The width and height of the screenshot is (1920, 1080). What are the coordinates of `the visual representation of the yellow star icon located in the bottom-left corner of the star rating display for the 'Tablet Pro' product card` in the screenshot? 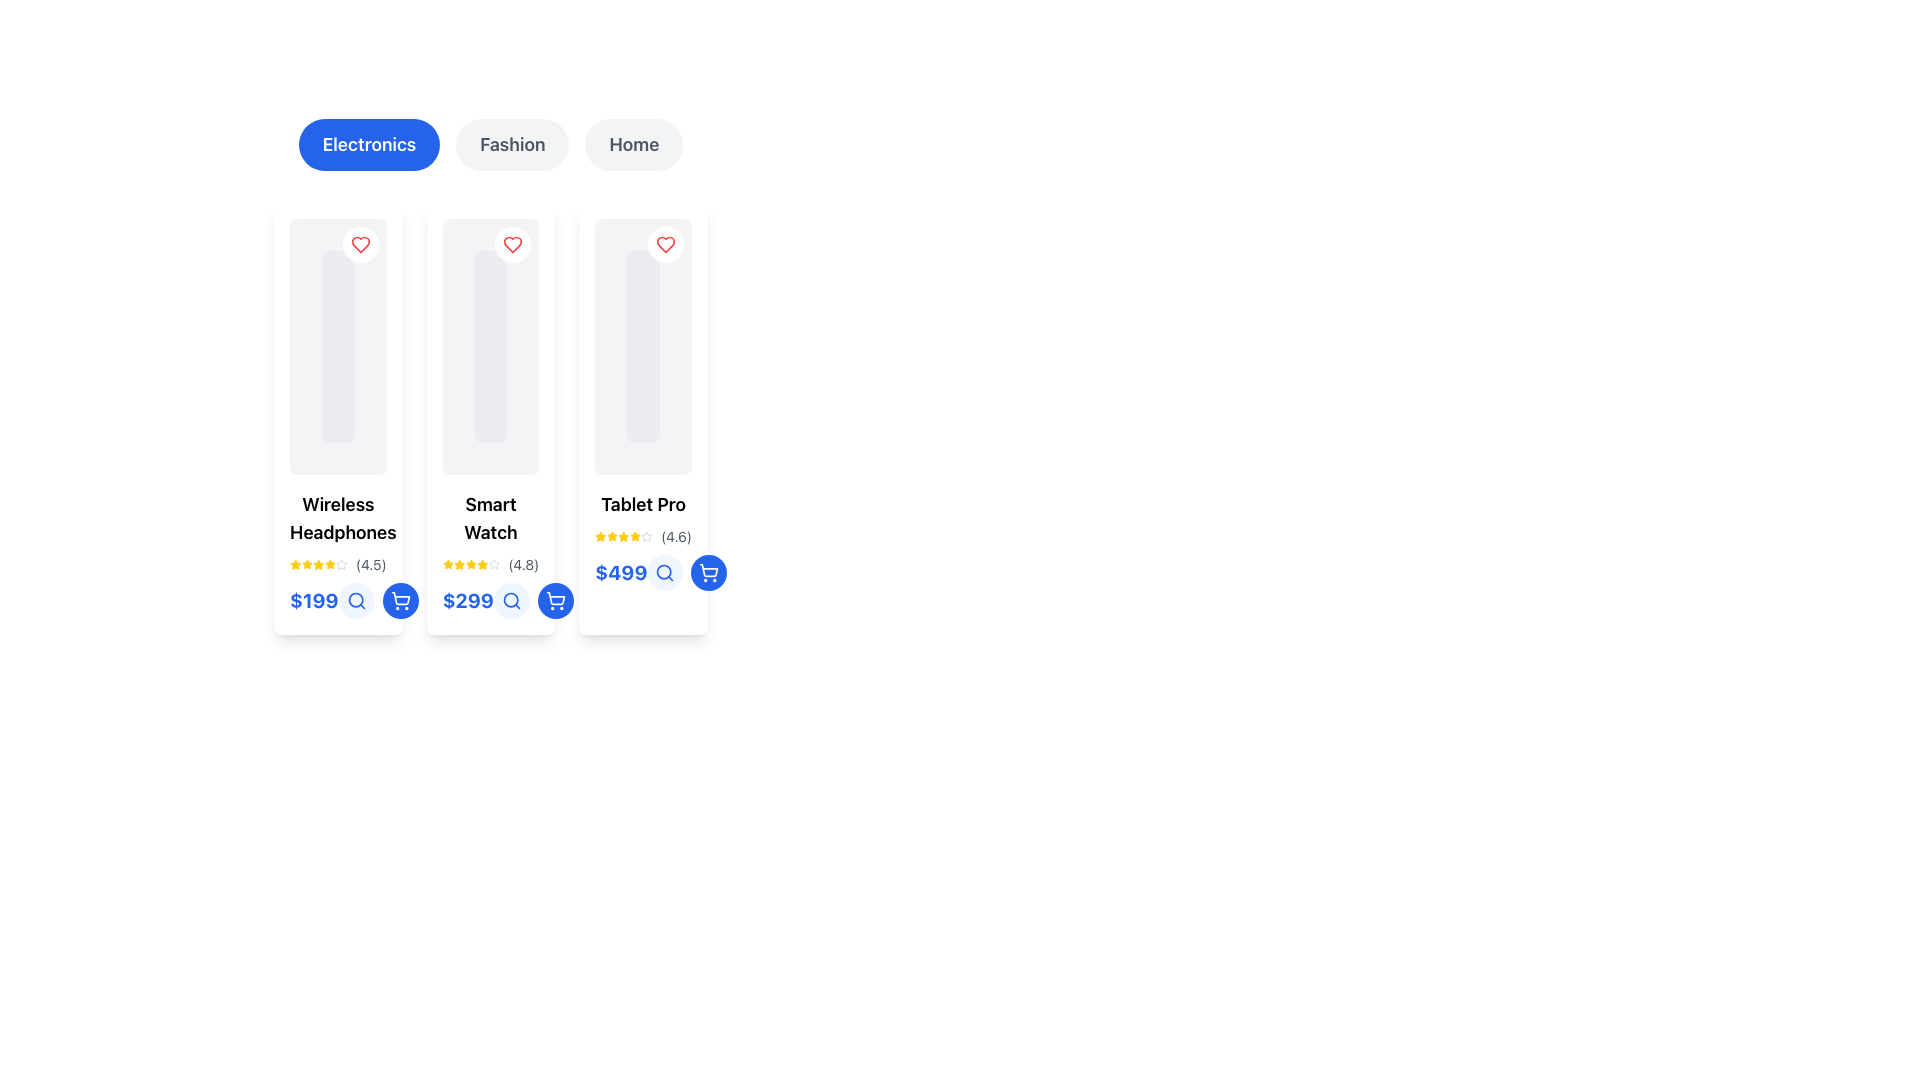 It's located at (634, 535).